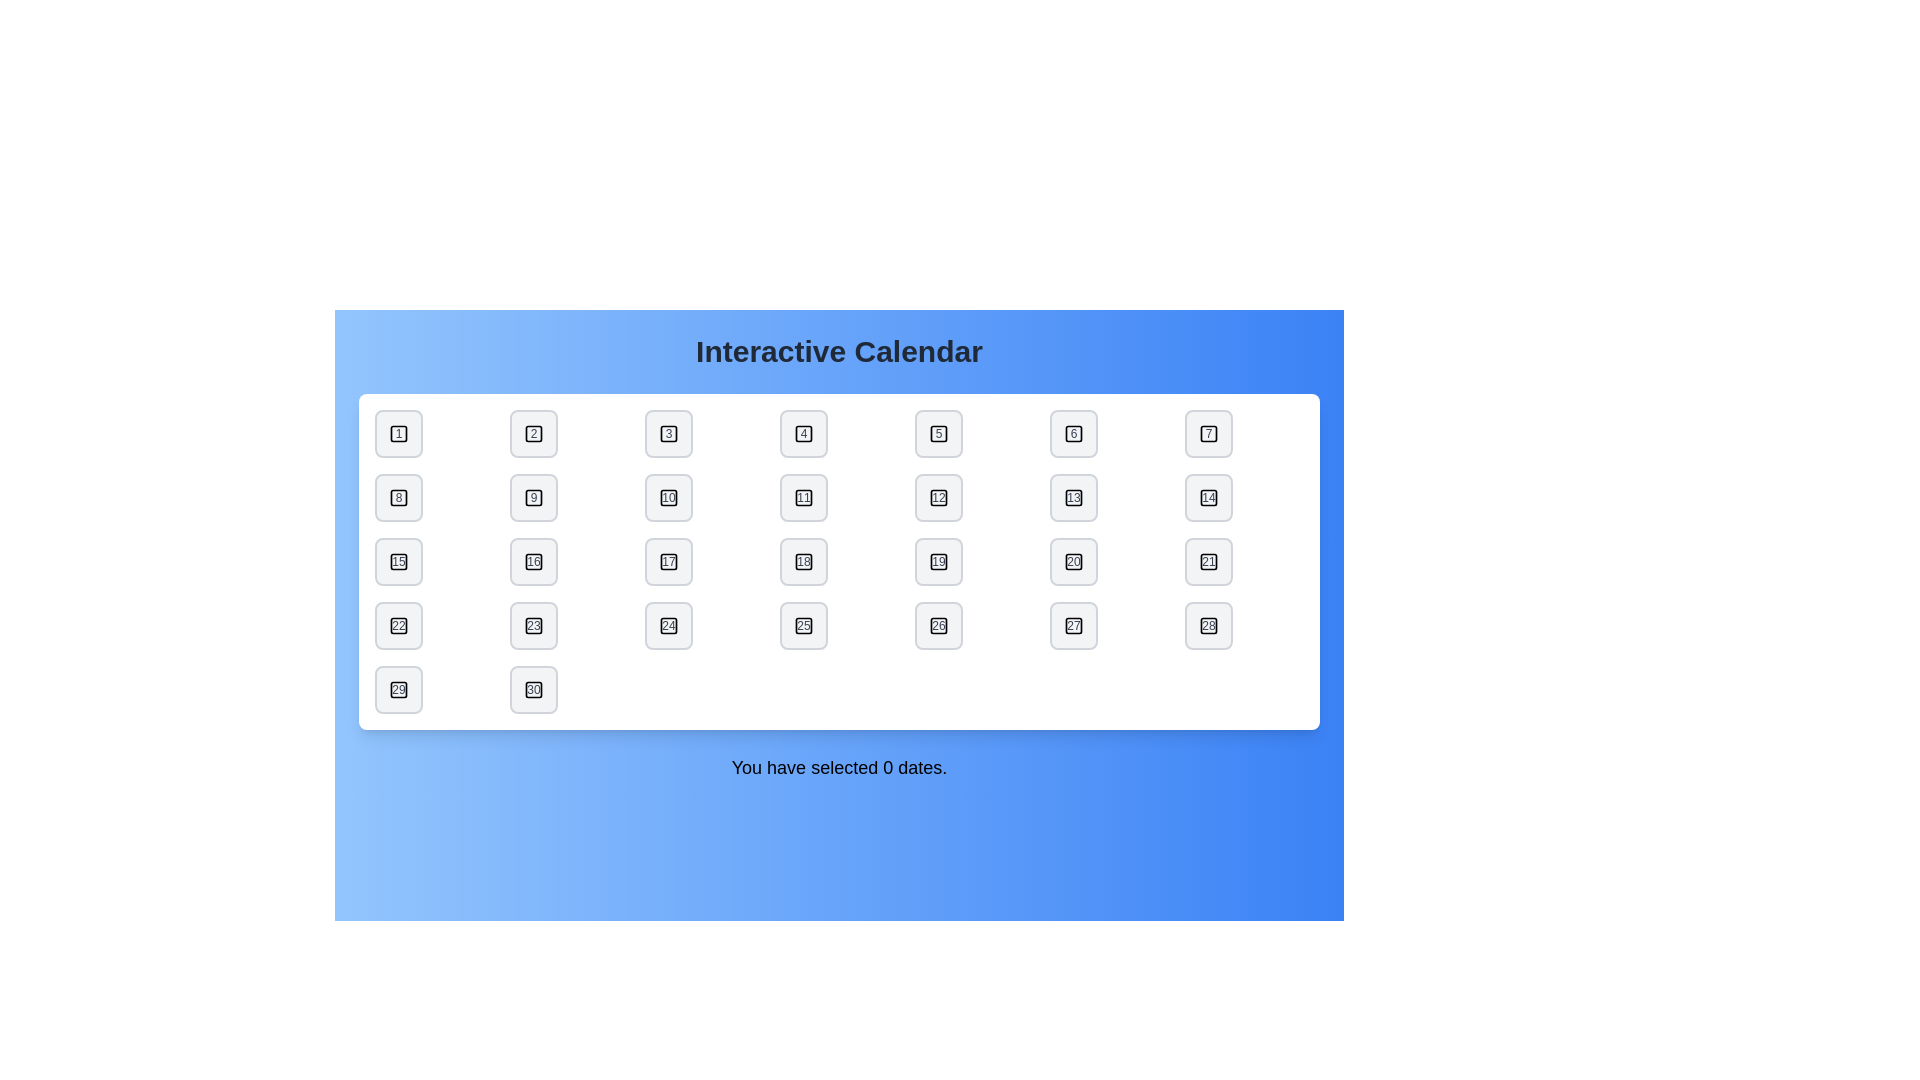  What do you see at coordinates (1073, 624) in the screenshot?
I see `the date button labeled 27 to toggle its selection state` at bounding box center [1073, 624].